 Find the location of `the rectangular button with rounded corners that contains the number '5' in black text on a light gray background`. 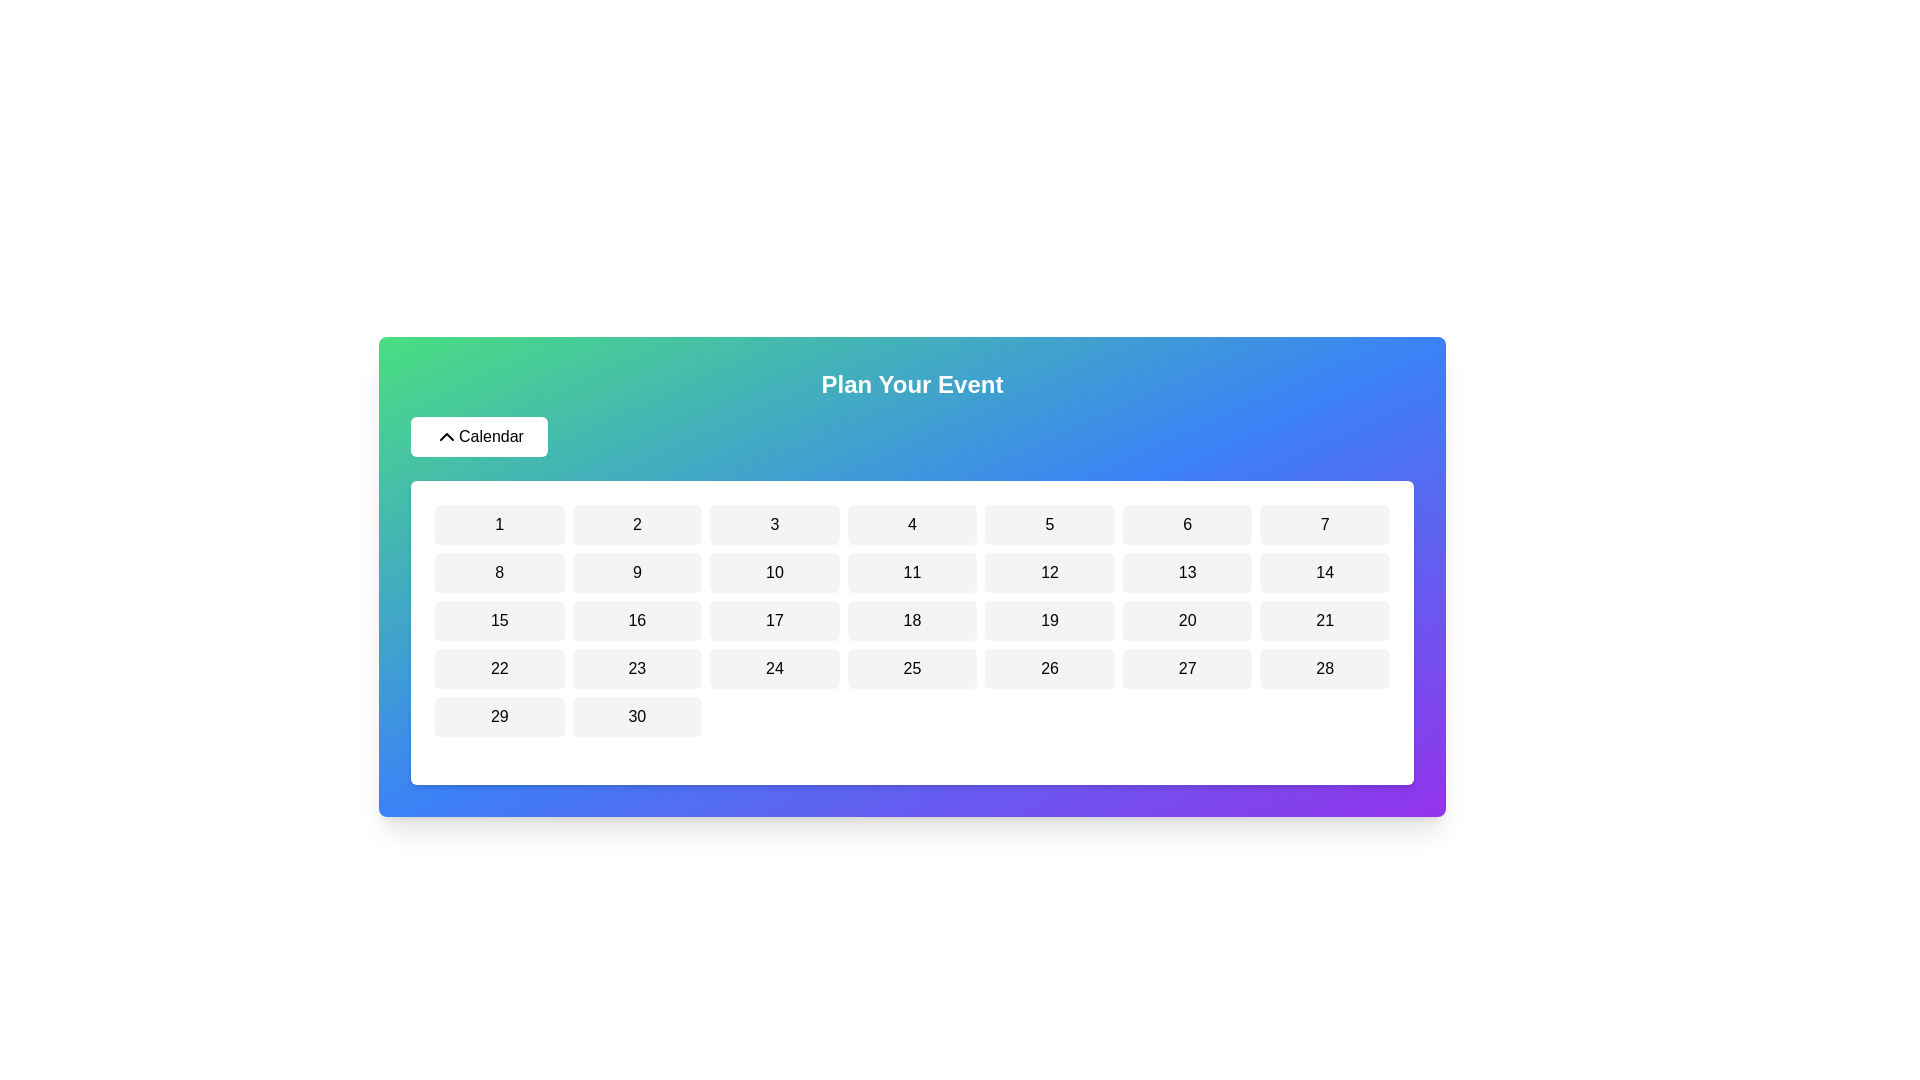

the rectangular button with rounded corners that contains the number '5' in black text on a light gray background is located at coordinates (1049, 523).